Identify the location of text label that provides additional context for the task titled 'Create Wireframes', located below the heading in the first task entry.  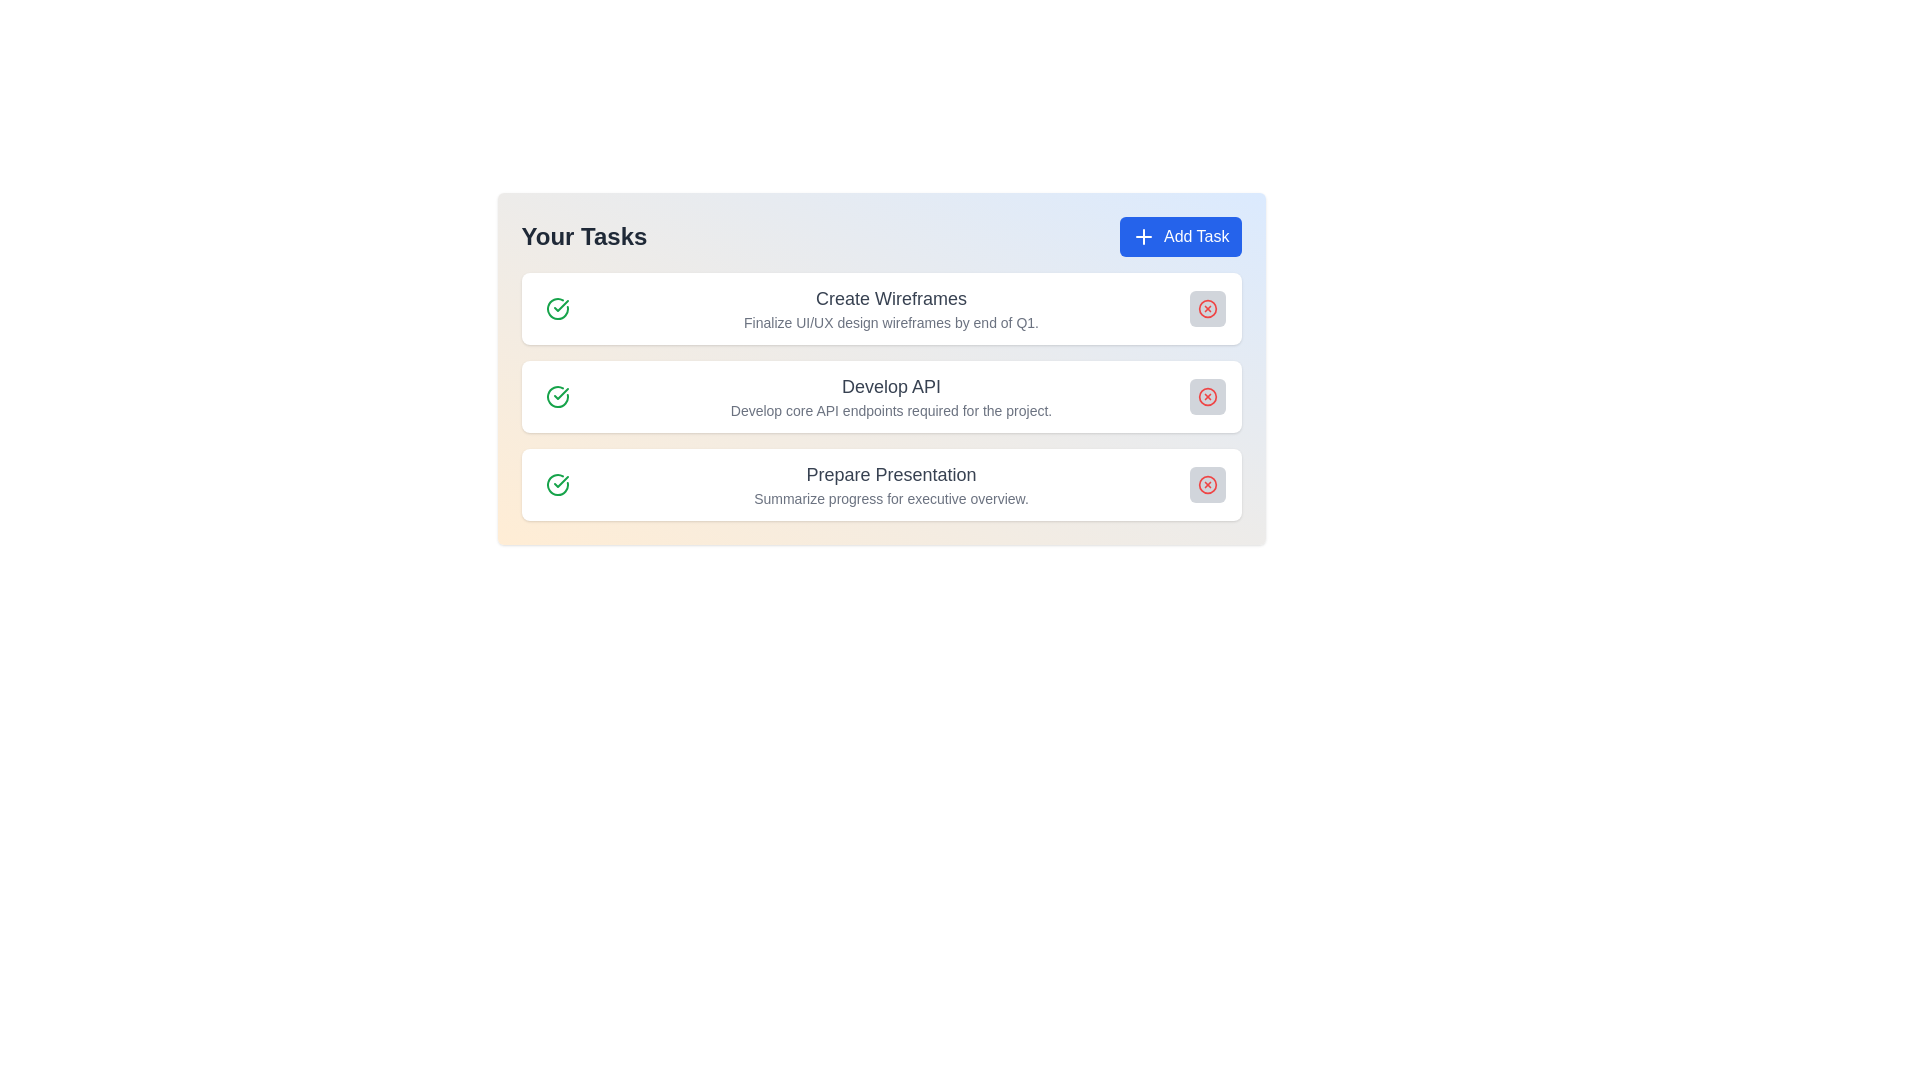
(890, 322).